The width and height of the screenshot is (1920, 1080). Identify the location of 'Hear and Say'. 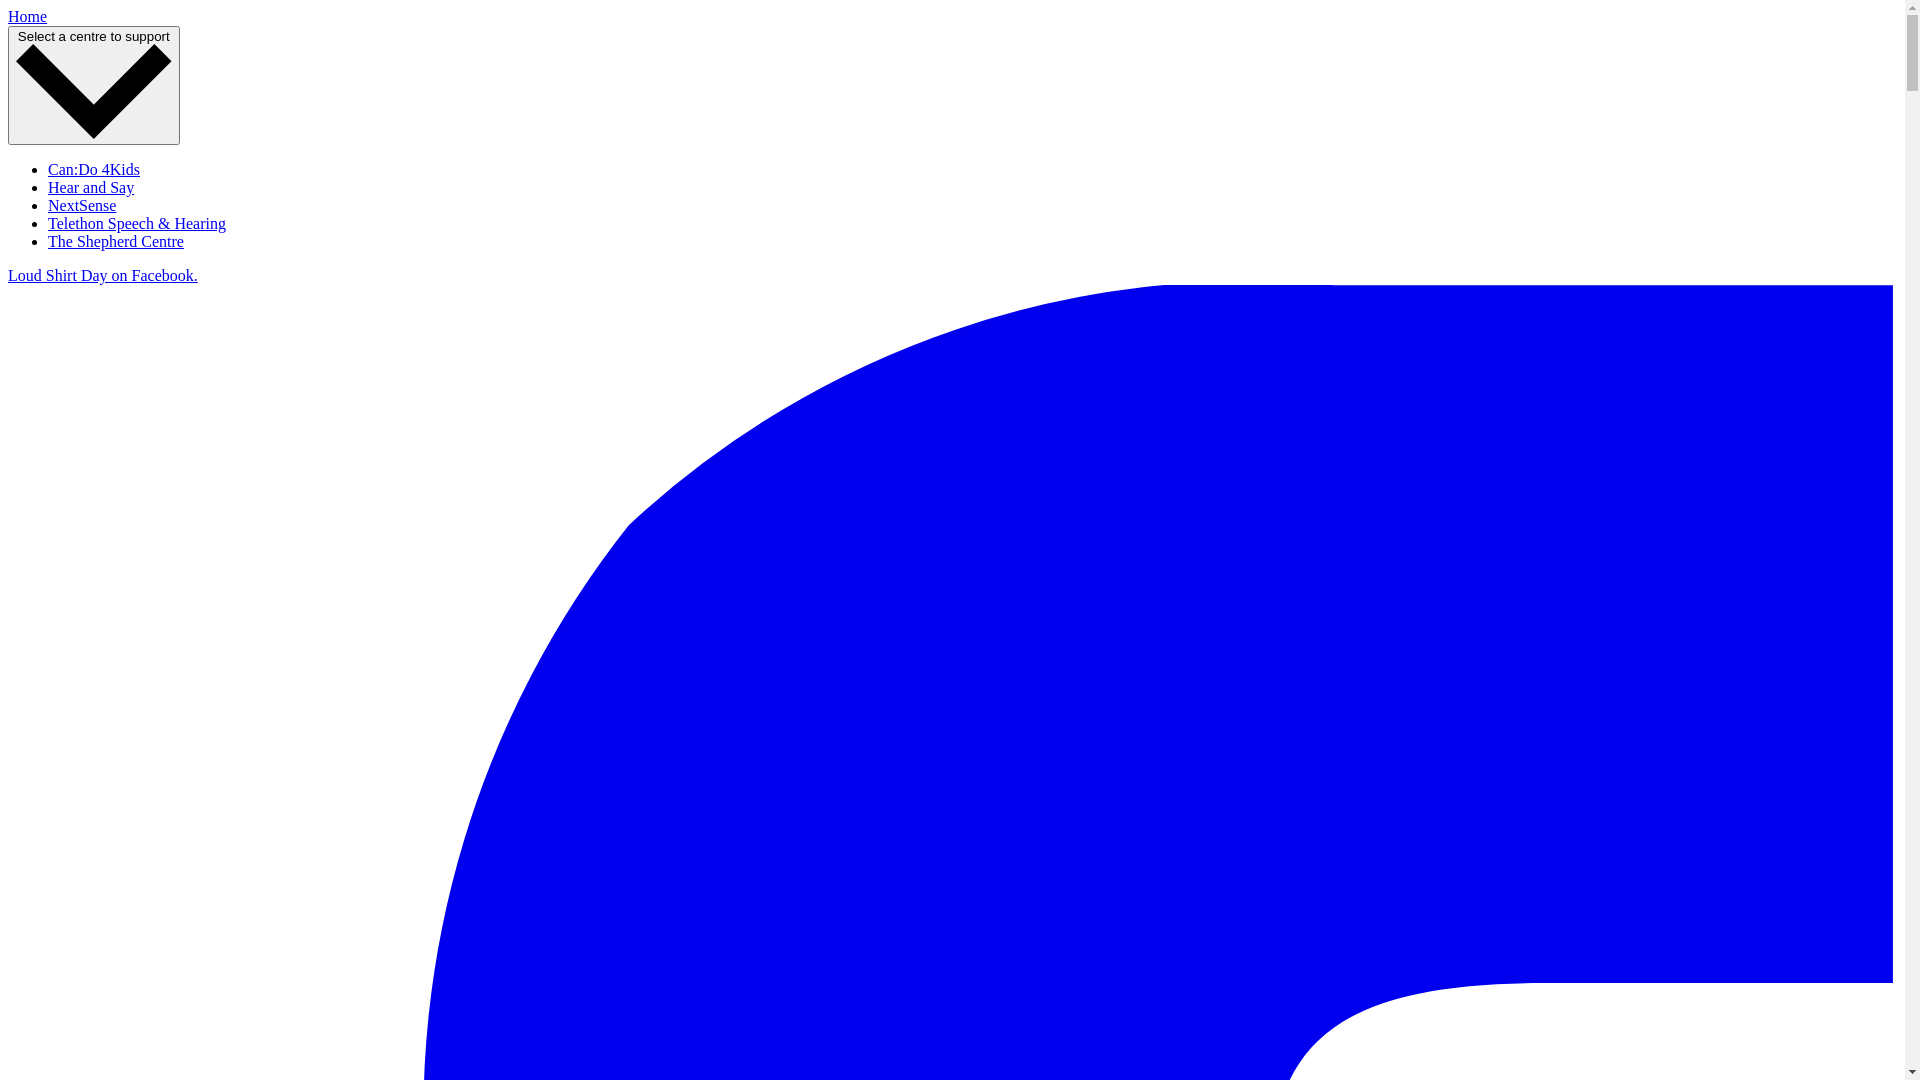
(90, 187).